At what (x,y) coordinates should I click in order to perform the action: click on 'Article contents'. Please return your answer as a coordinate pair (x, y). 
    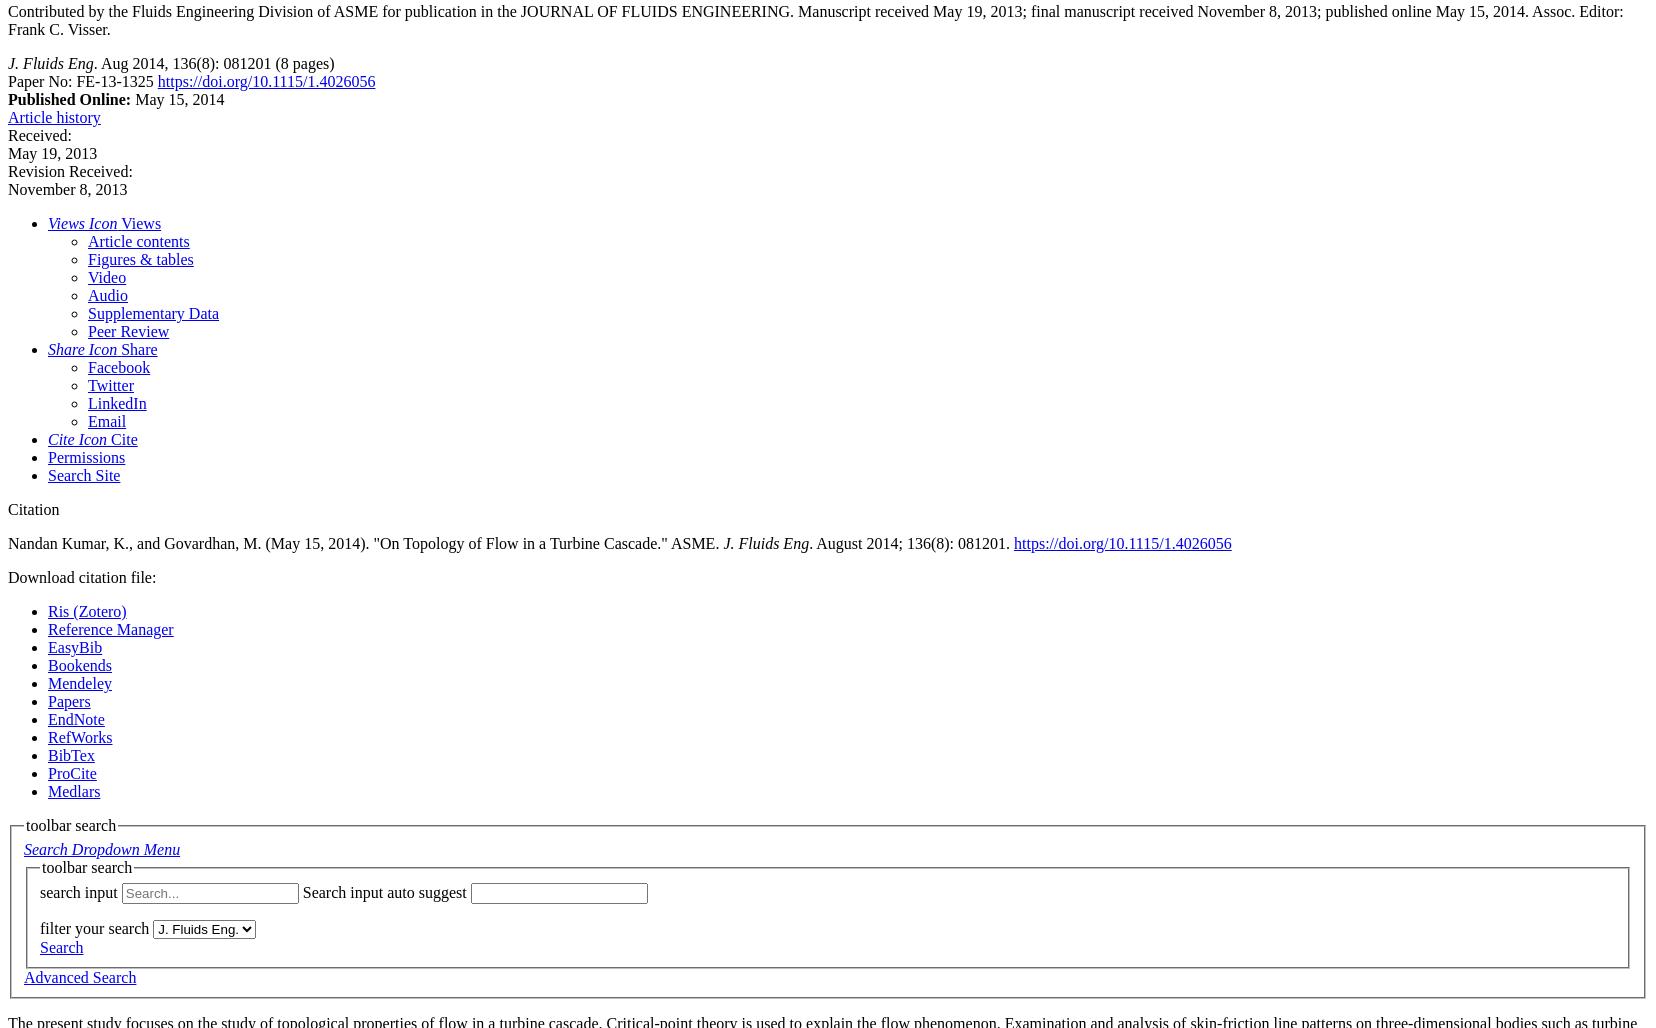
    Looking at the image, I should click on (137, 240).